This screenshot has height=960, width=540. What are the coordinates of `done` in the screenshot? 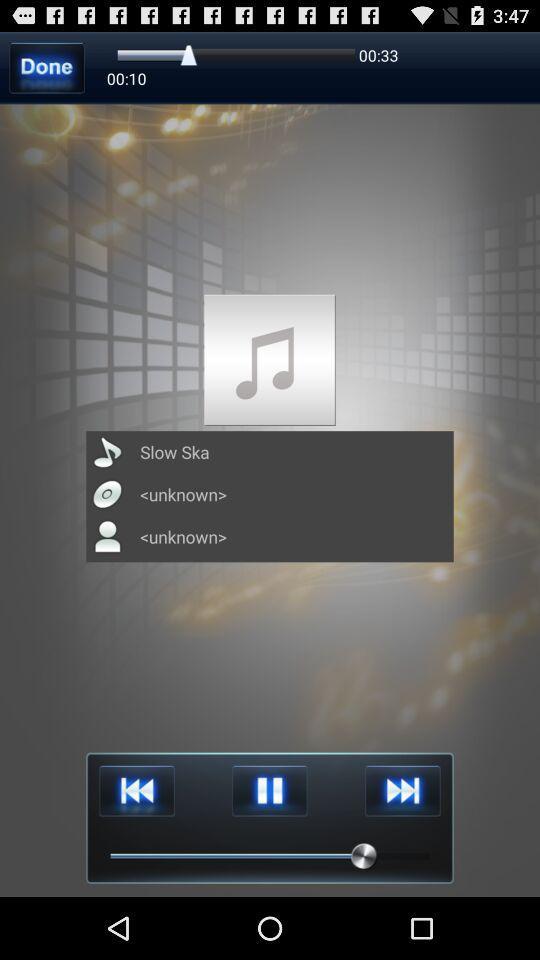 It's located at (47, 67).